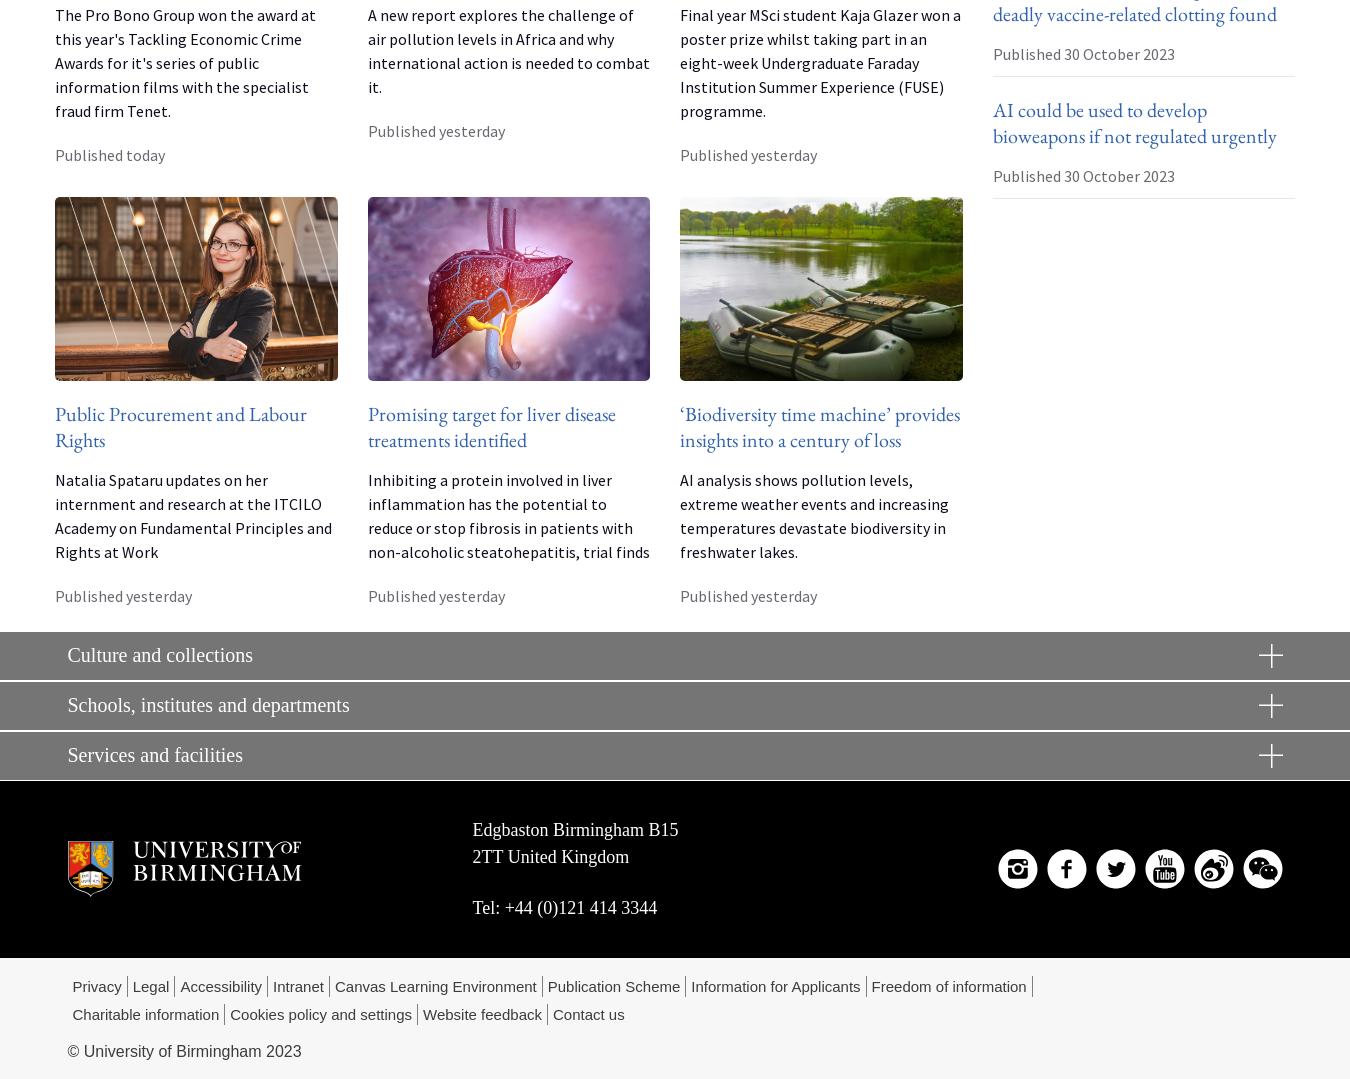 The image size is (1350, 1079). I want to click on 'Cookies policy and settings', so click(229, 1013).